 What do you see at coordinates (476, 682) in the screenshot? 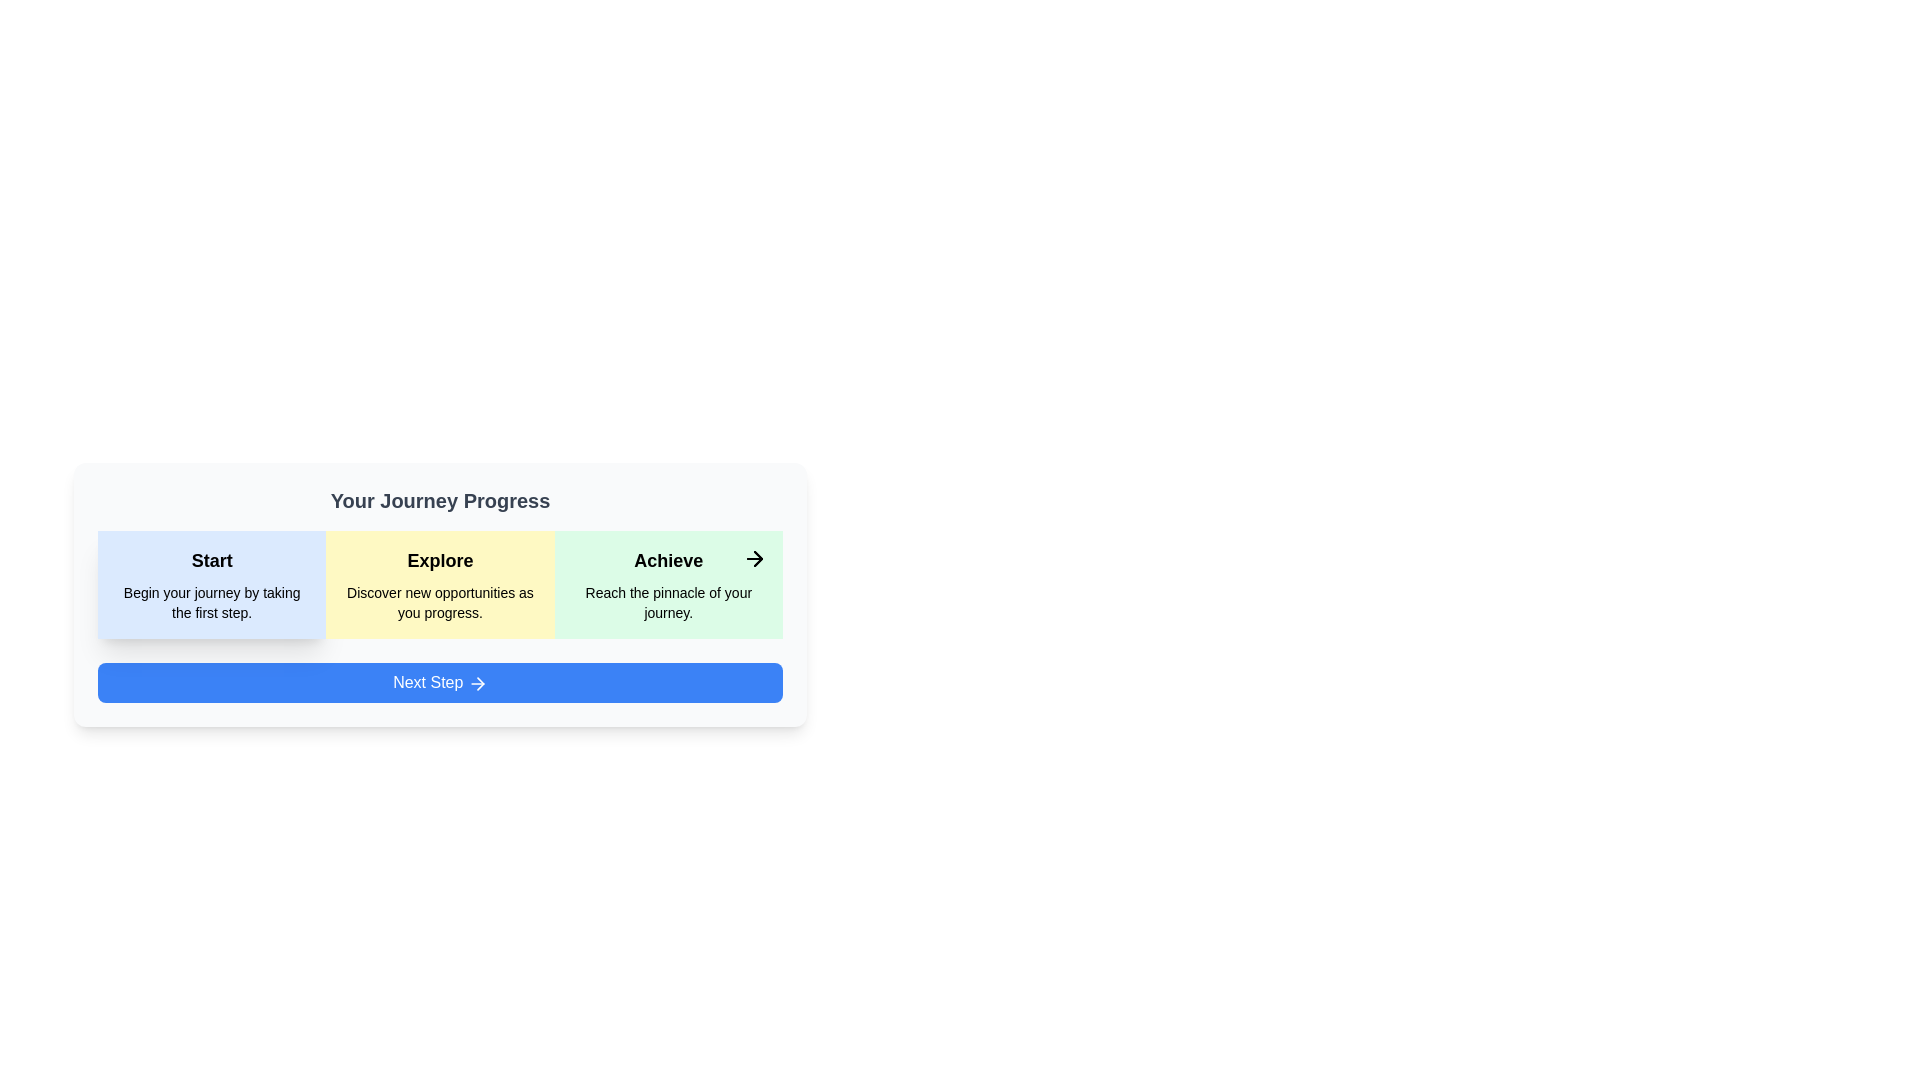
I see `the right-pointing arrow icon within the 'Next Step' button, which has a blue background and white text, located at the bottom of the interface` at bounding box center [476, 682].